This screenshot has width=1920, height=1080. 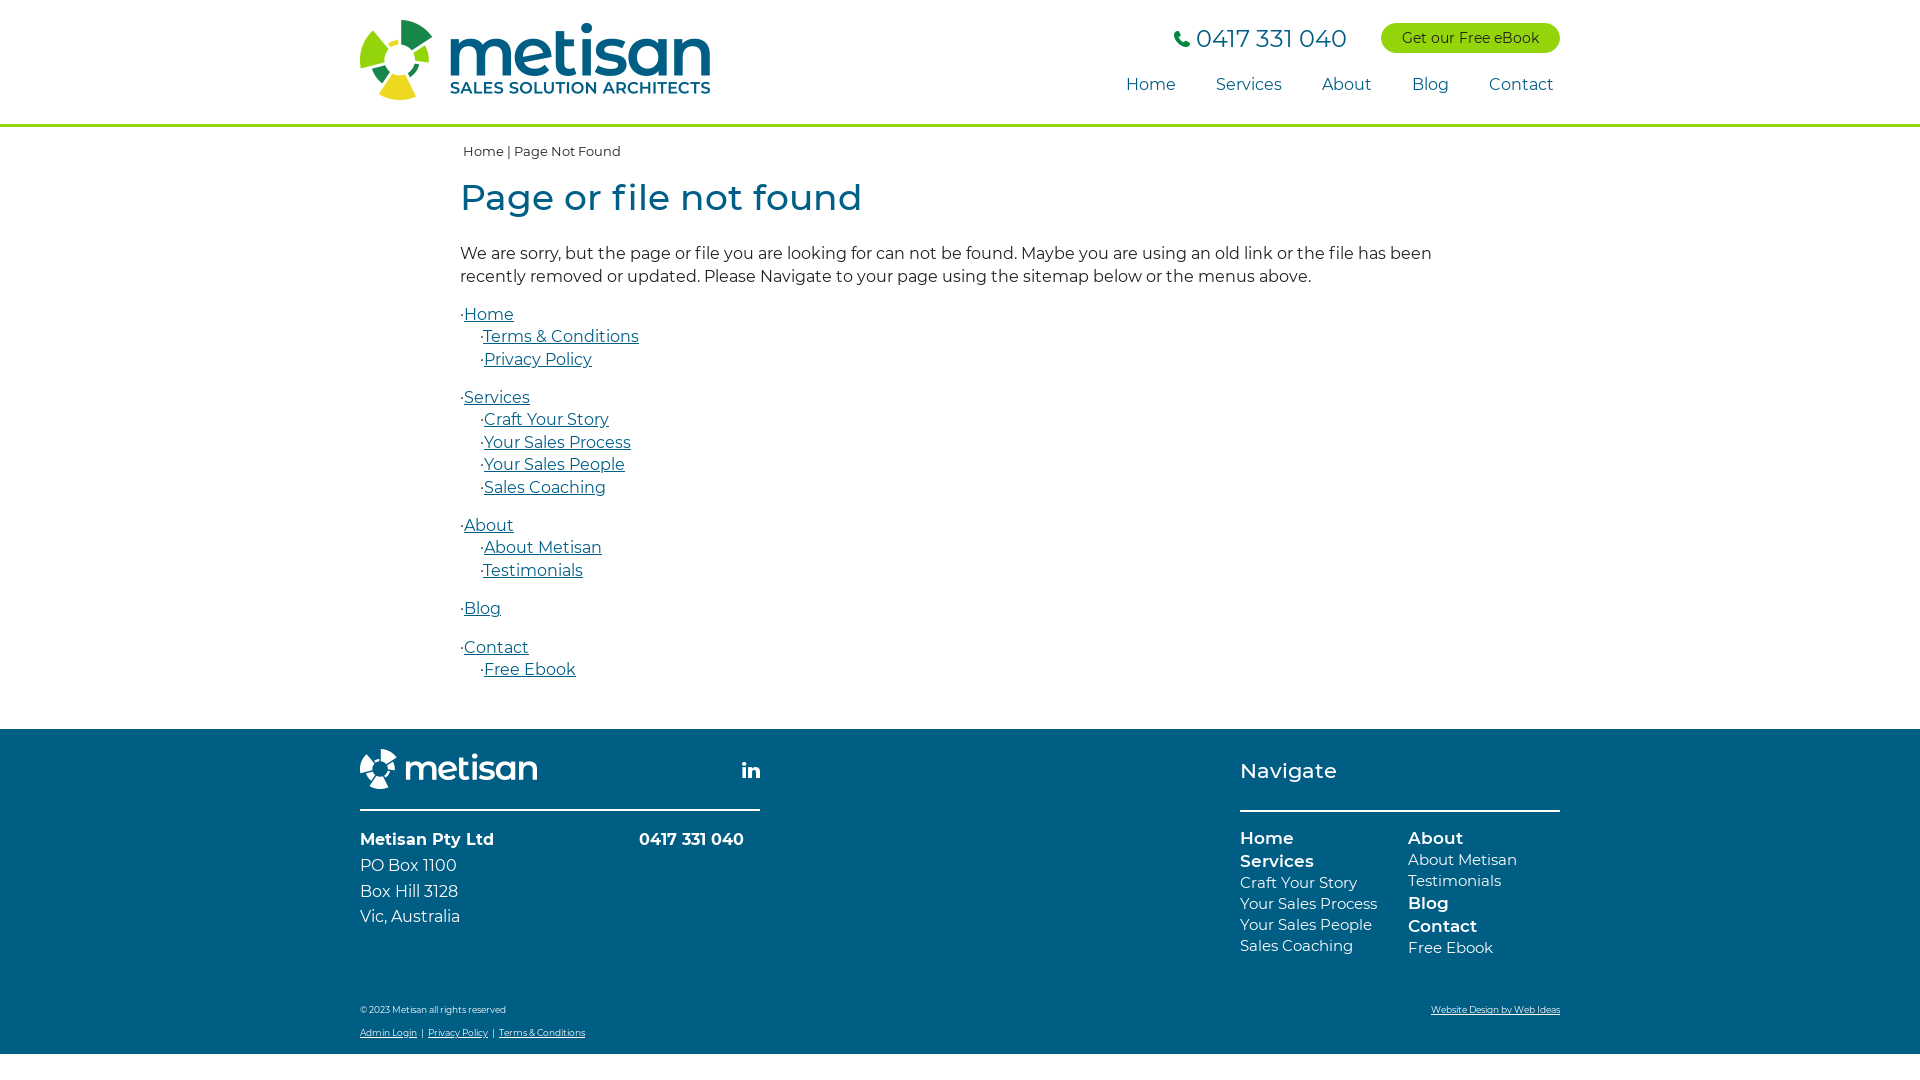 What do you see at coordinates (529, 669) in the screenshot?
I see `'Free Ebook'` at bounding box center [529, 669].